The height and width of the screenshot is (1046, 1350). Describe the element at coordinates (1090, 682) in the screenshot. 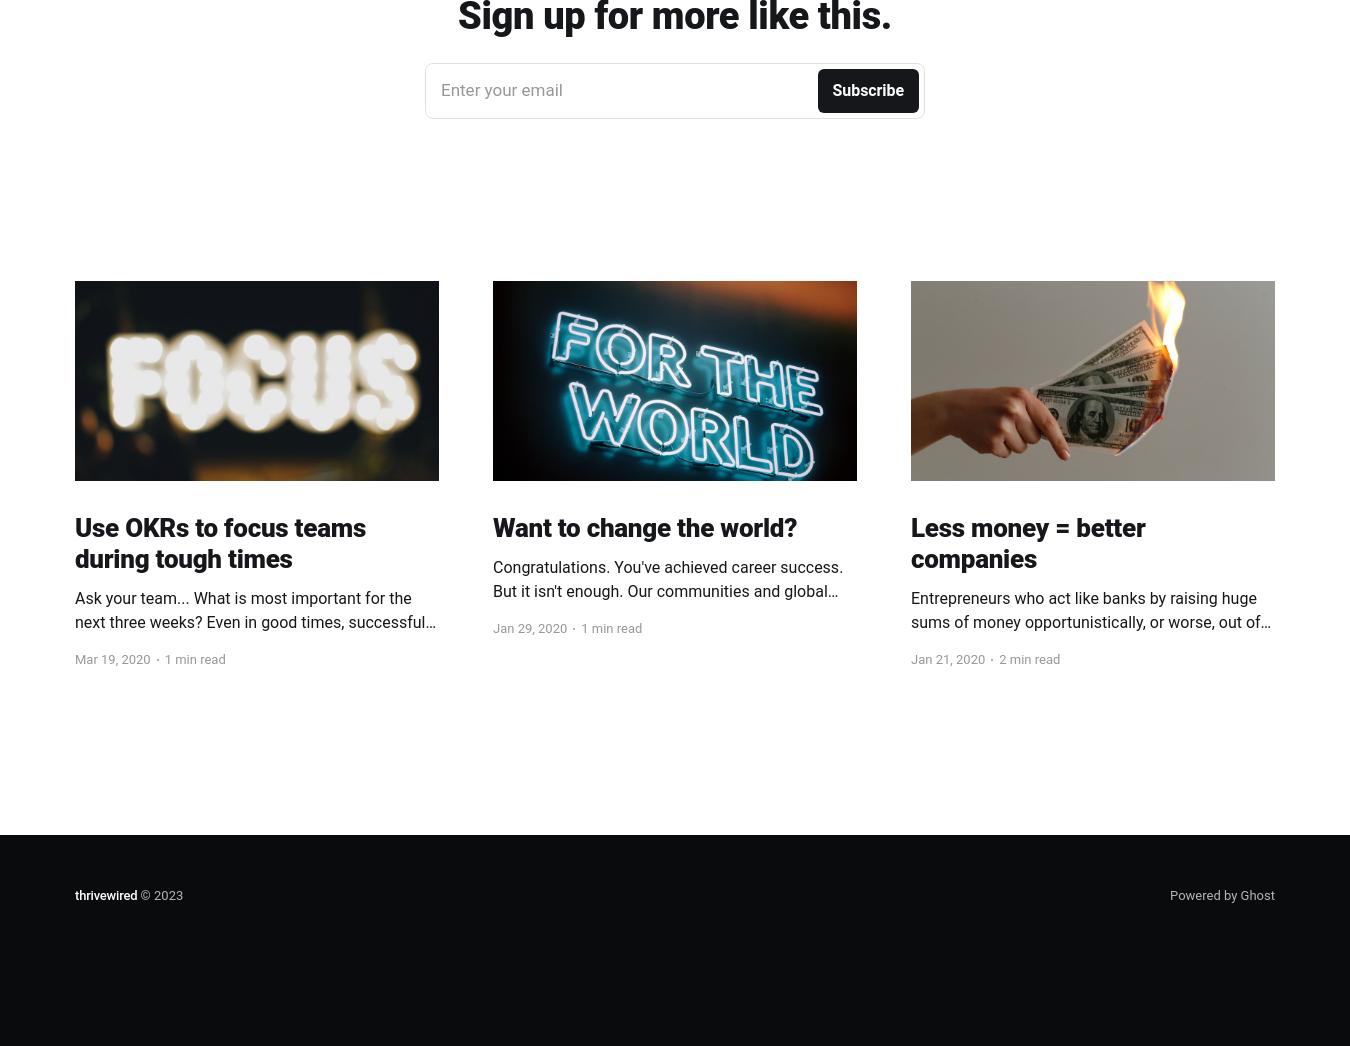

I see `'Entrepreneurs who act like banks by raising huge sums of money
opportunistically, or worse, out of pride or false validation, often face
unfavorable outcomes.

Growth capital, when used properly, has energized many of the best companies,
and handled incorrectly, it has created toxic dependencies and poor outcomes.

The conventional wisdom'` at that location.